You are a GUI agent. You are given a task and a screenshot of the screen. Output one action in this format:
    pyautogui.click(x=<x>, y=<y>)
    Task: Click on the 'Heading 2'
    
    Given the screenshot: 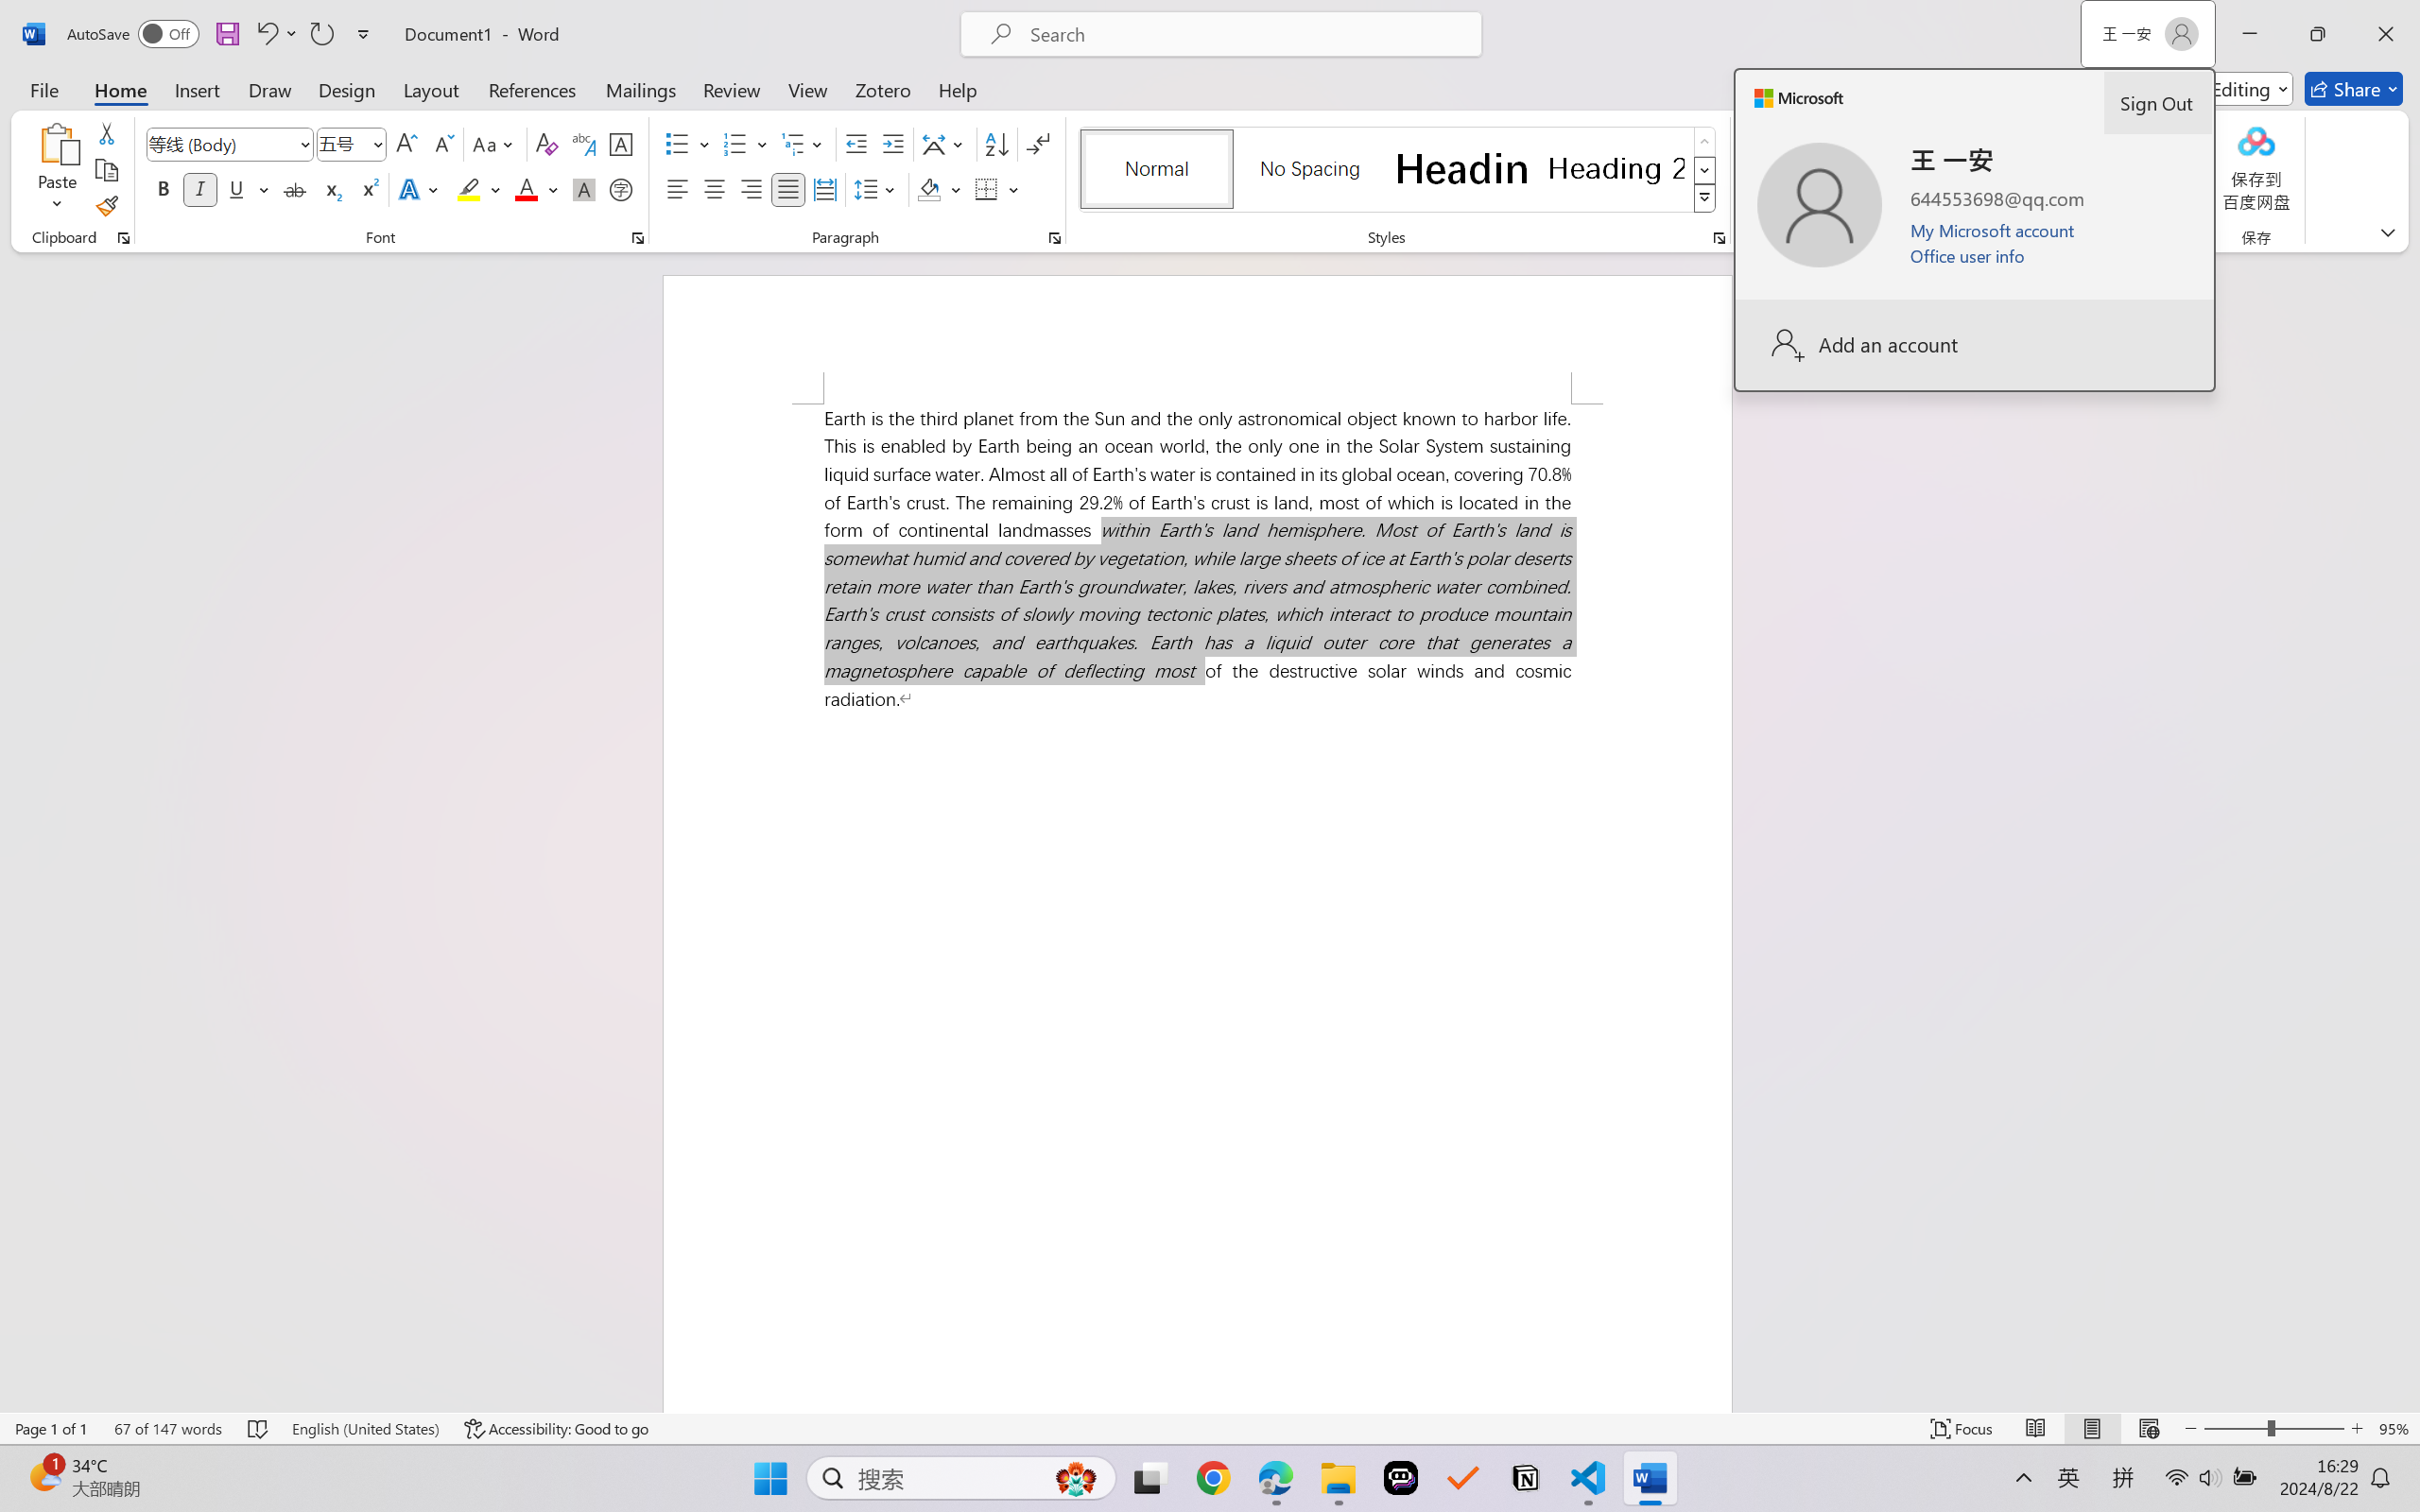 What is the action you would take?
    pyautogui.click(x=1616, y=168)
    